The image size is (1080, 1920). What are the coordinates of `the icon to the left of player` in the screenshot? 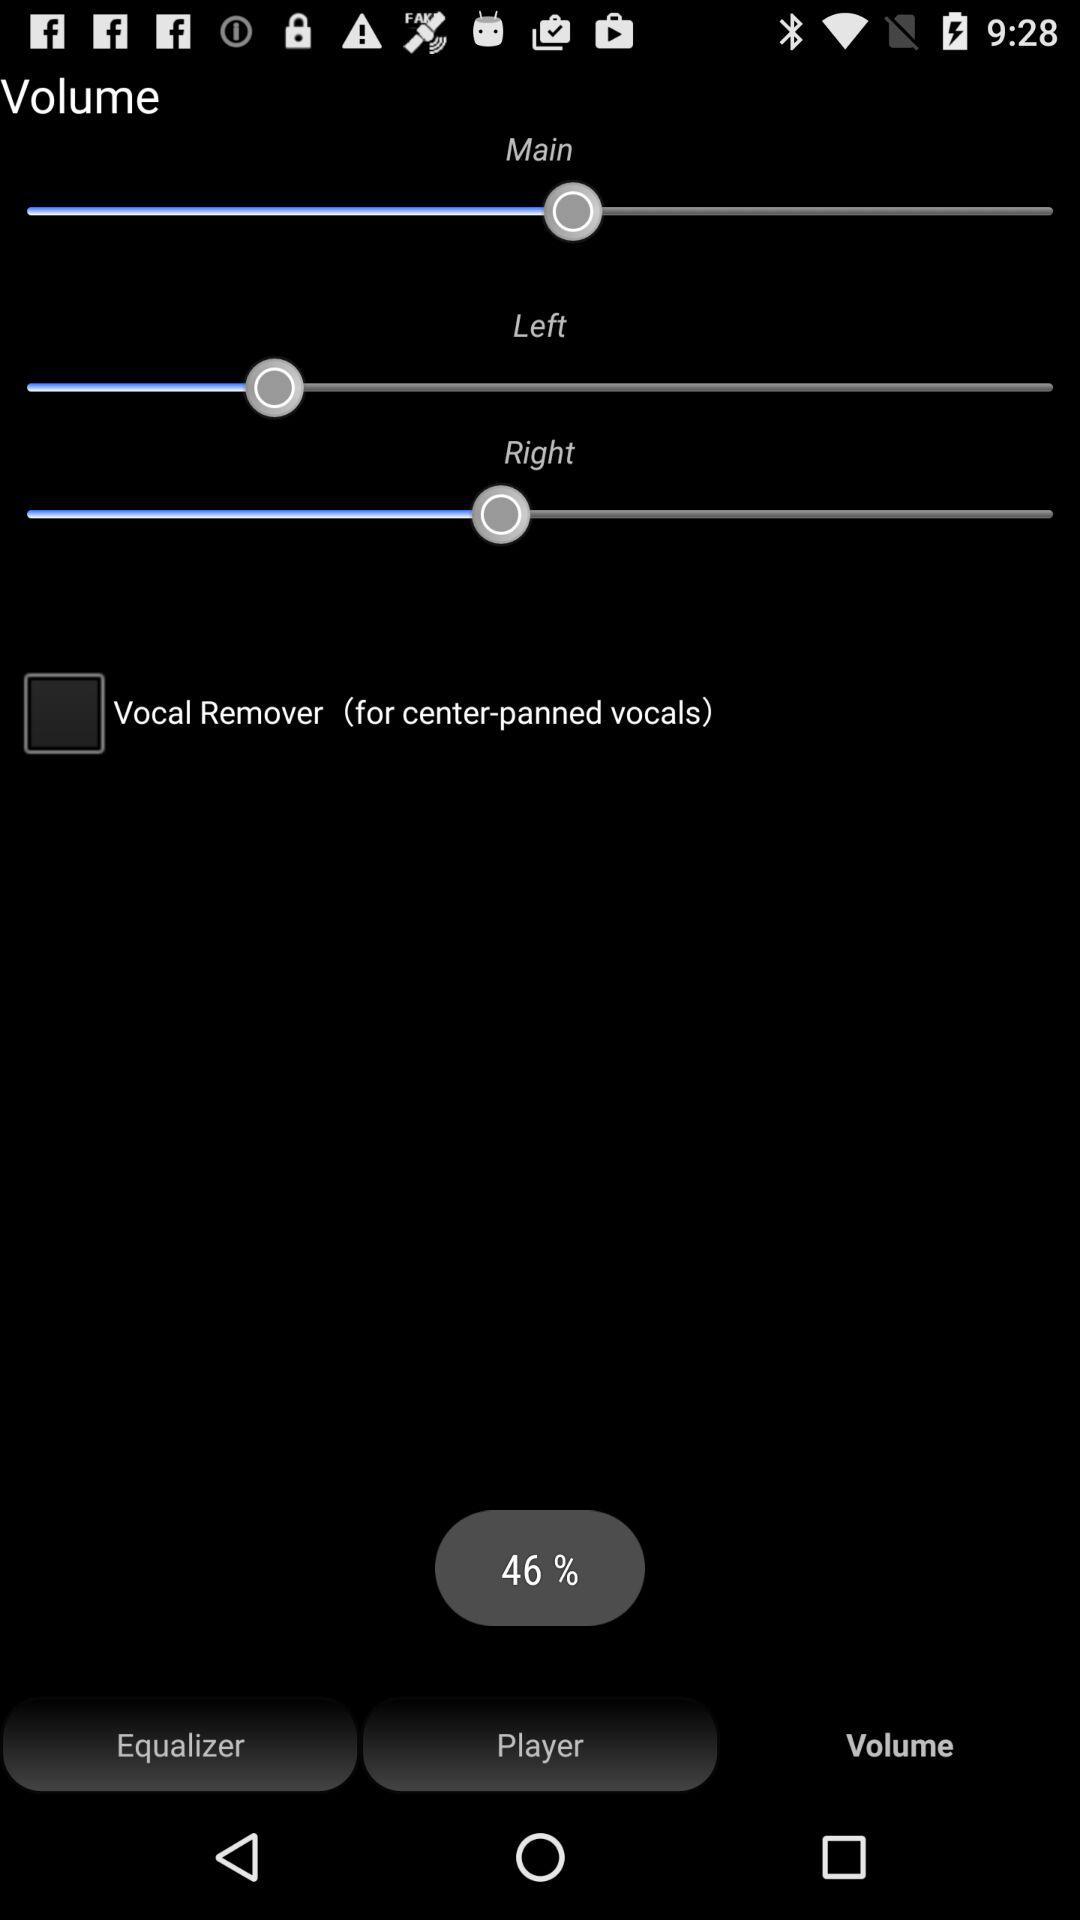 It's located at (180, 1744).